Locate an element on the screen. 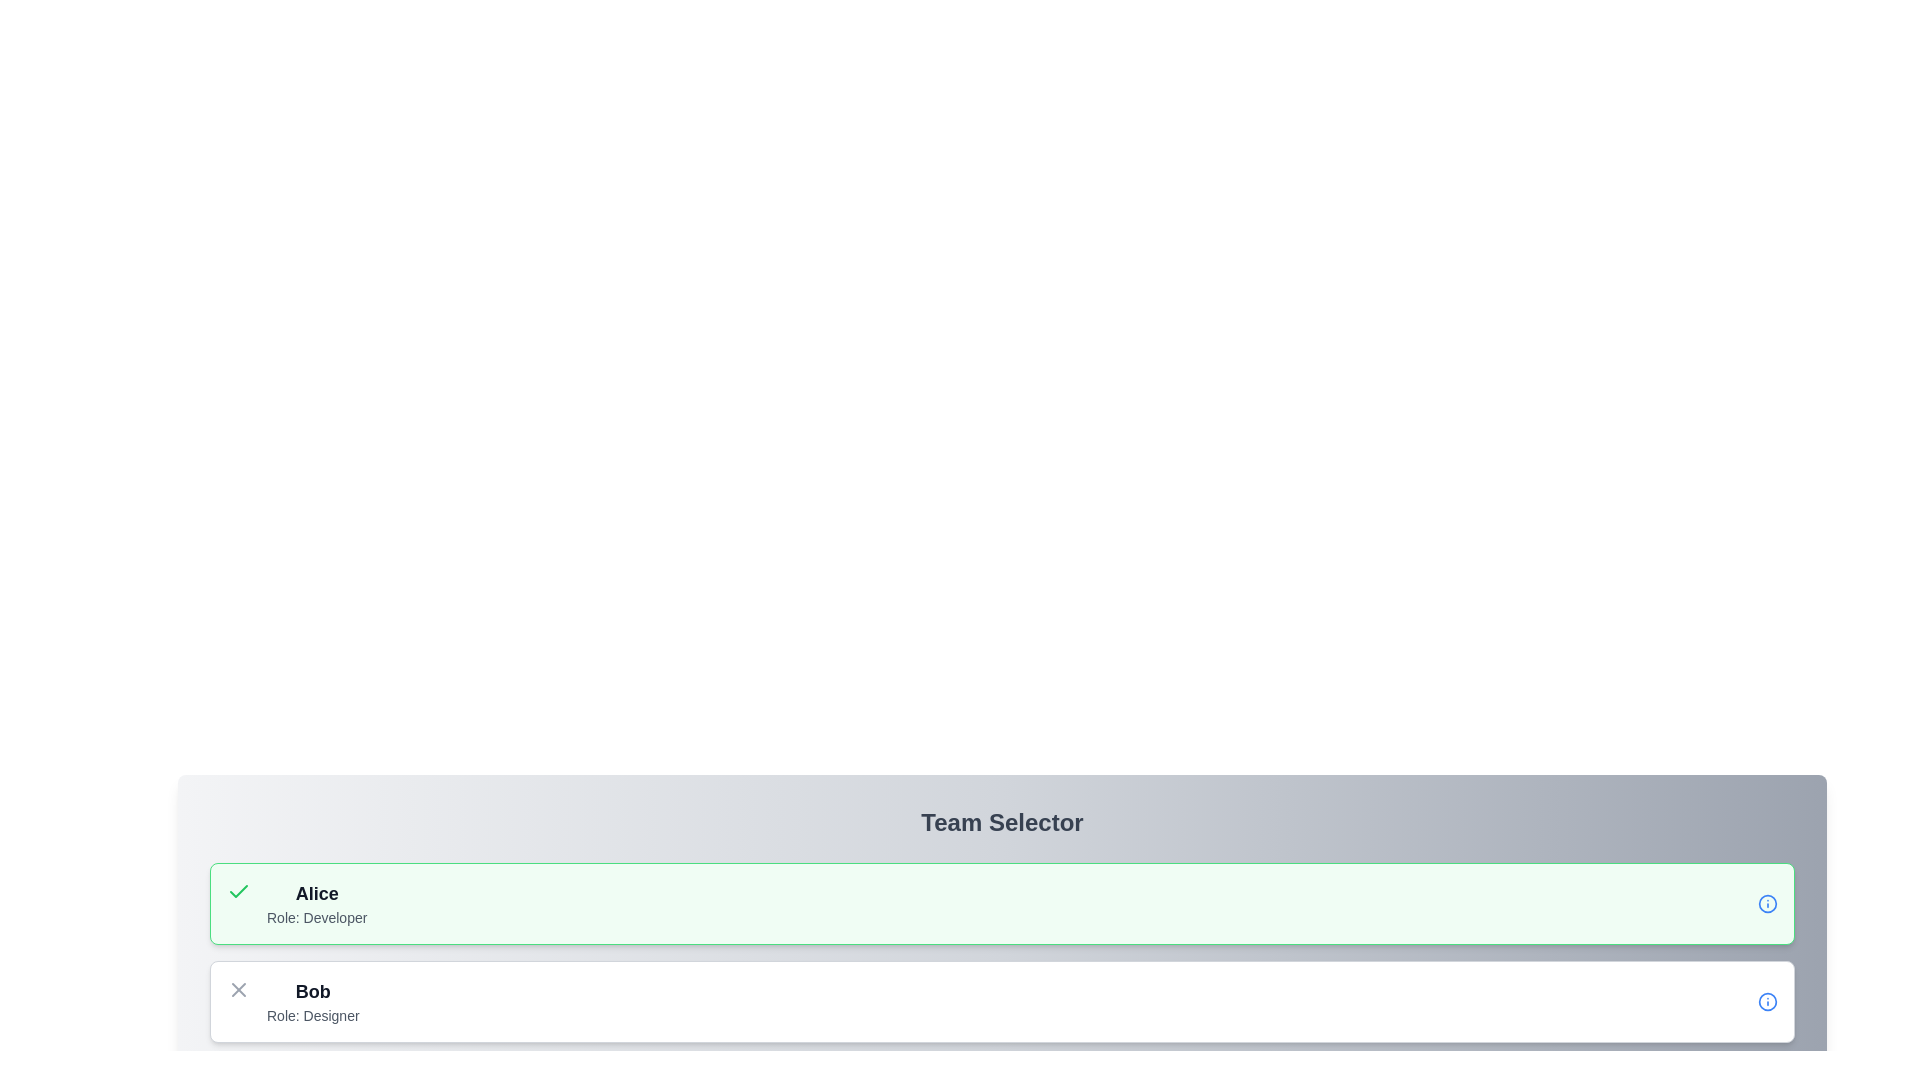 The height and width of the screenshot is (1080, 1920). the text label displaying the name 'Alice' in bold styling is located at coordinates (316, 893).